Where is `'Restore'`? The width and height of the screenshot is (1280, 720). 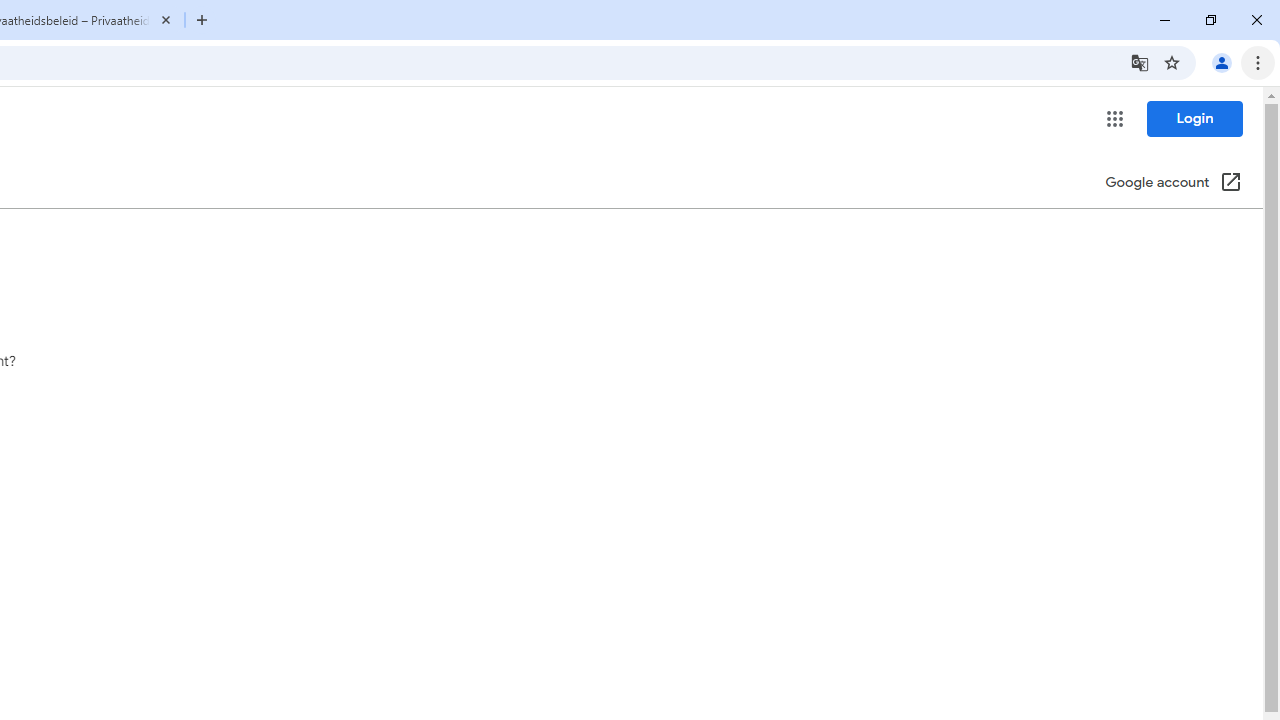
'Restore' is located at coordinates (1209, 20).